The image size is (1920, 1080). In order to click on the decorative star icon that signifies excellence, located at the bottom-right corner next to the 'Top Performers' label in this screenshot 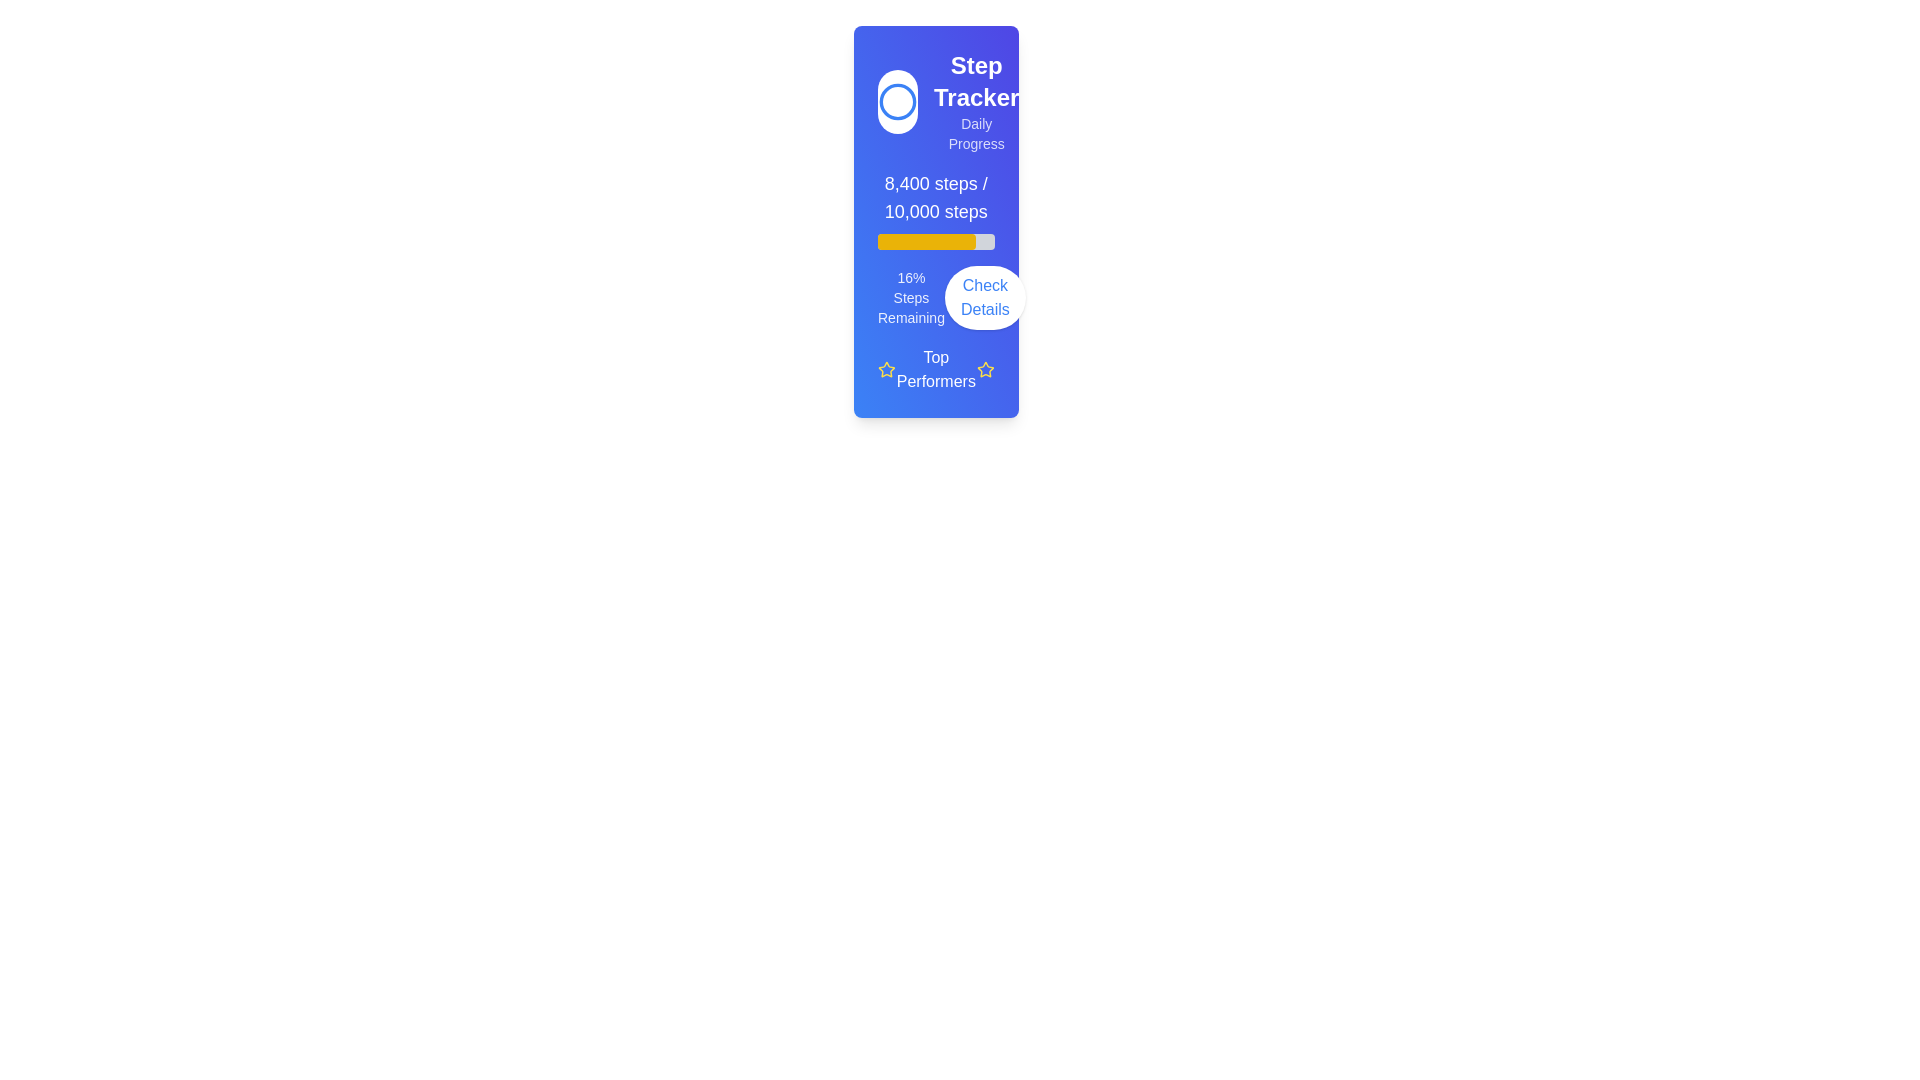, I will do `click(985, 370)`.